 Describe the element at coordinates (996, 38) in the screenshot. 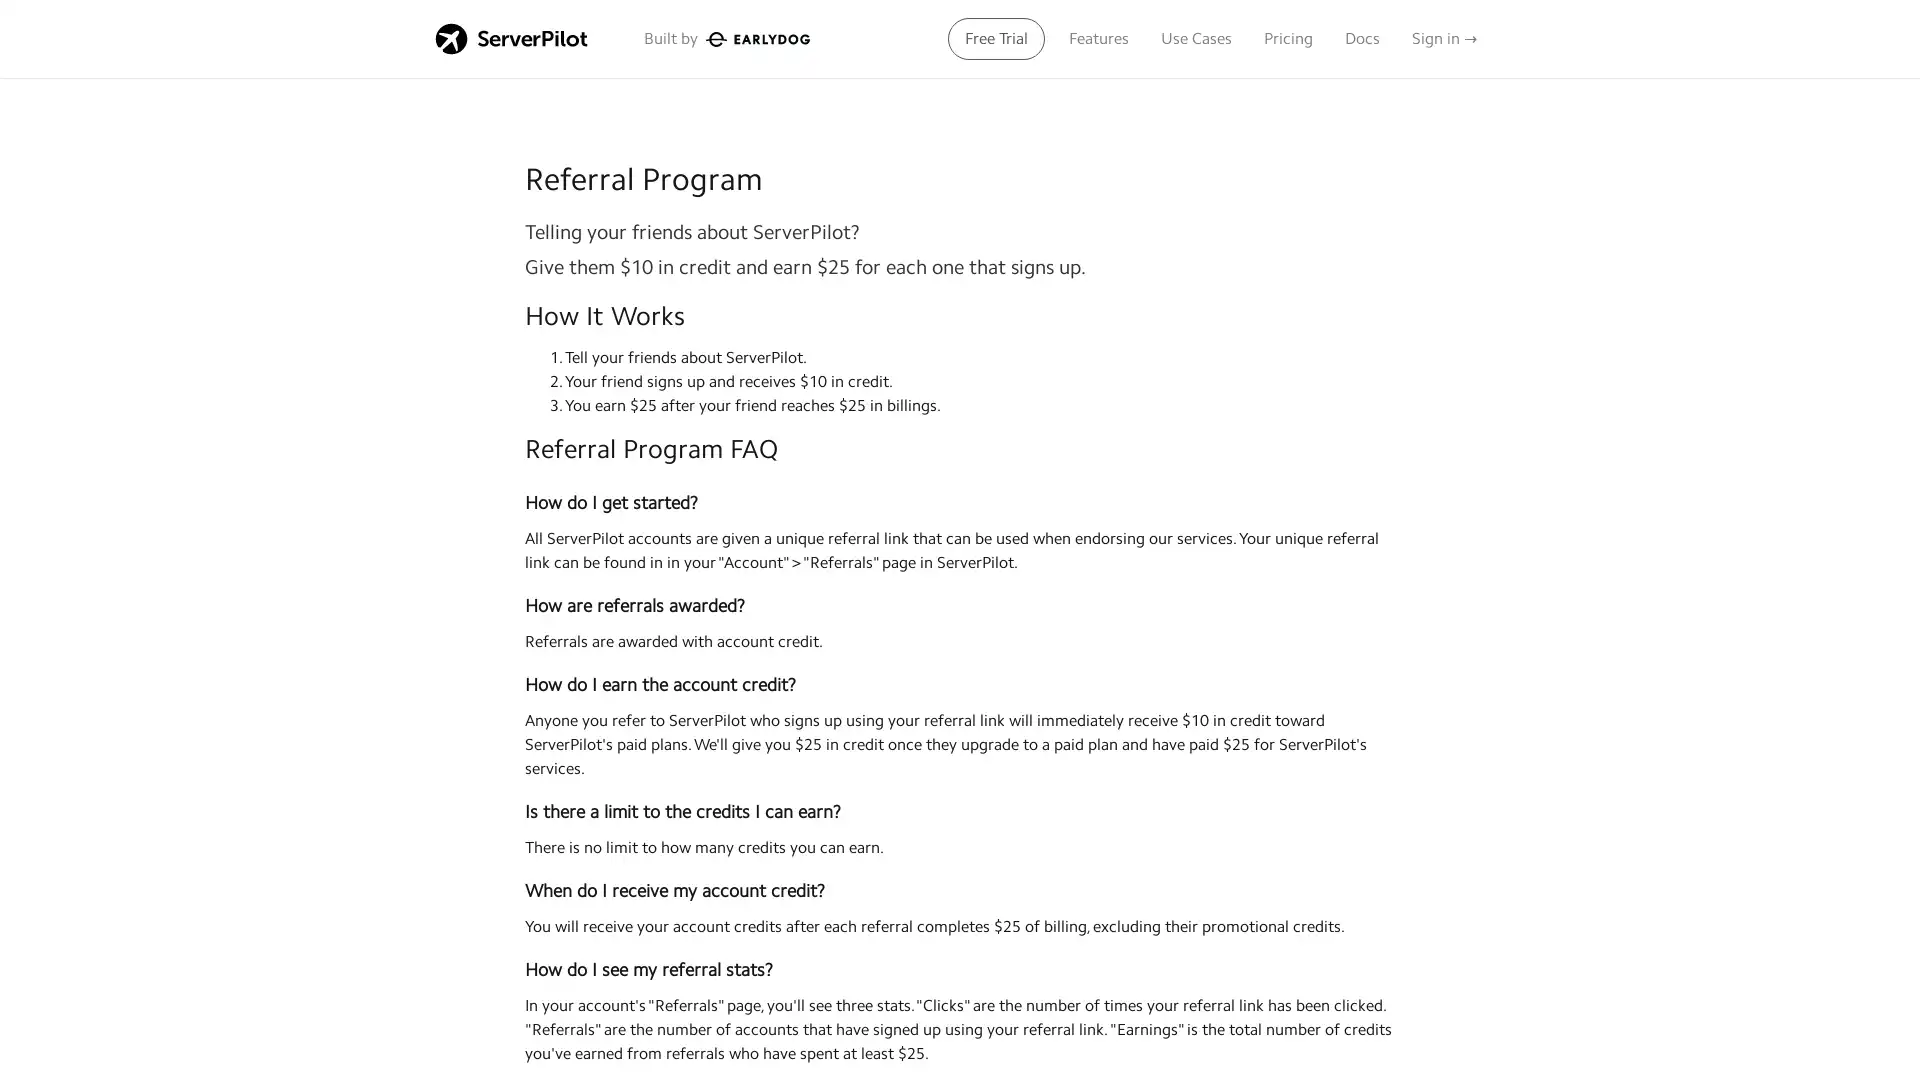

I see `Free Trial` at that location.